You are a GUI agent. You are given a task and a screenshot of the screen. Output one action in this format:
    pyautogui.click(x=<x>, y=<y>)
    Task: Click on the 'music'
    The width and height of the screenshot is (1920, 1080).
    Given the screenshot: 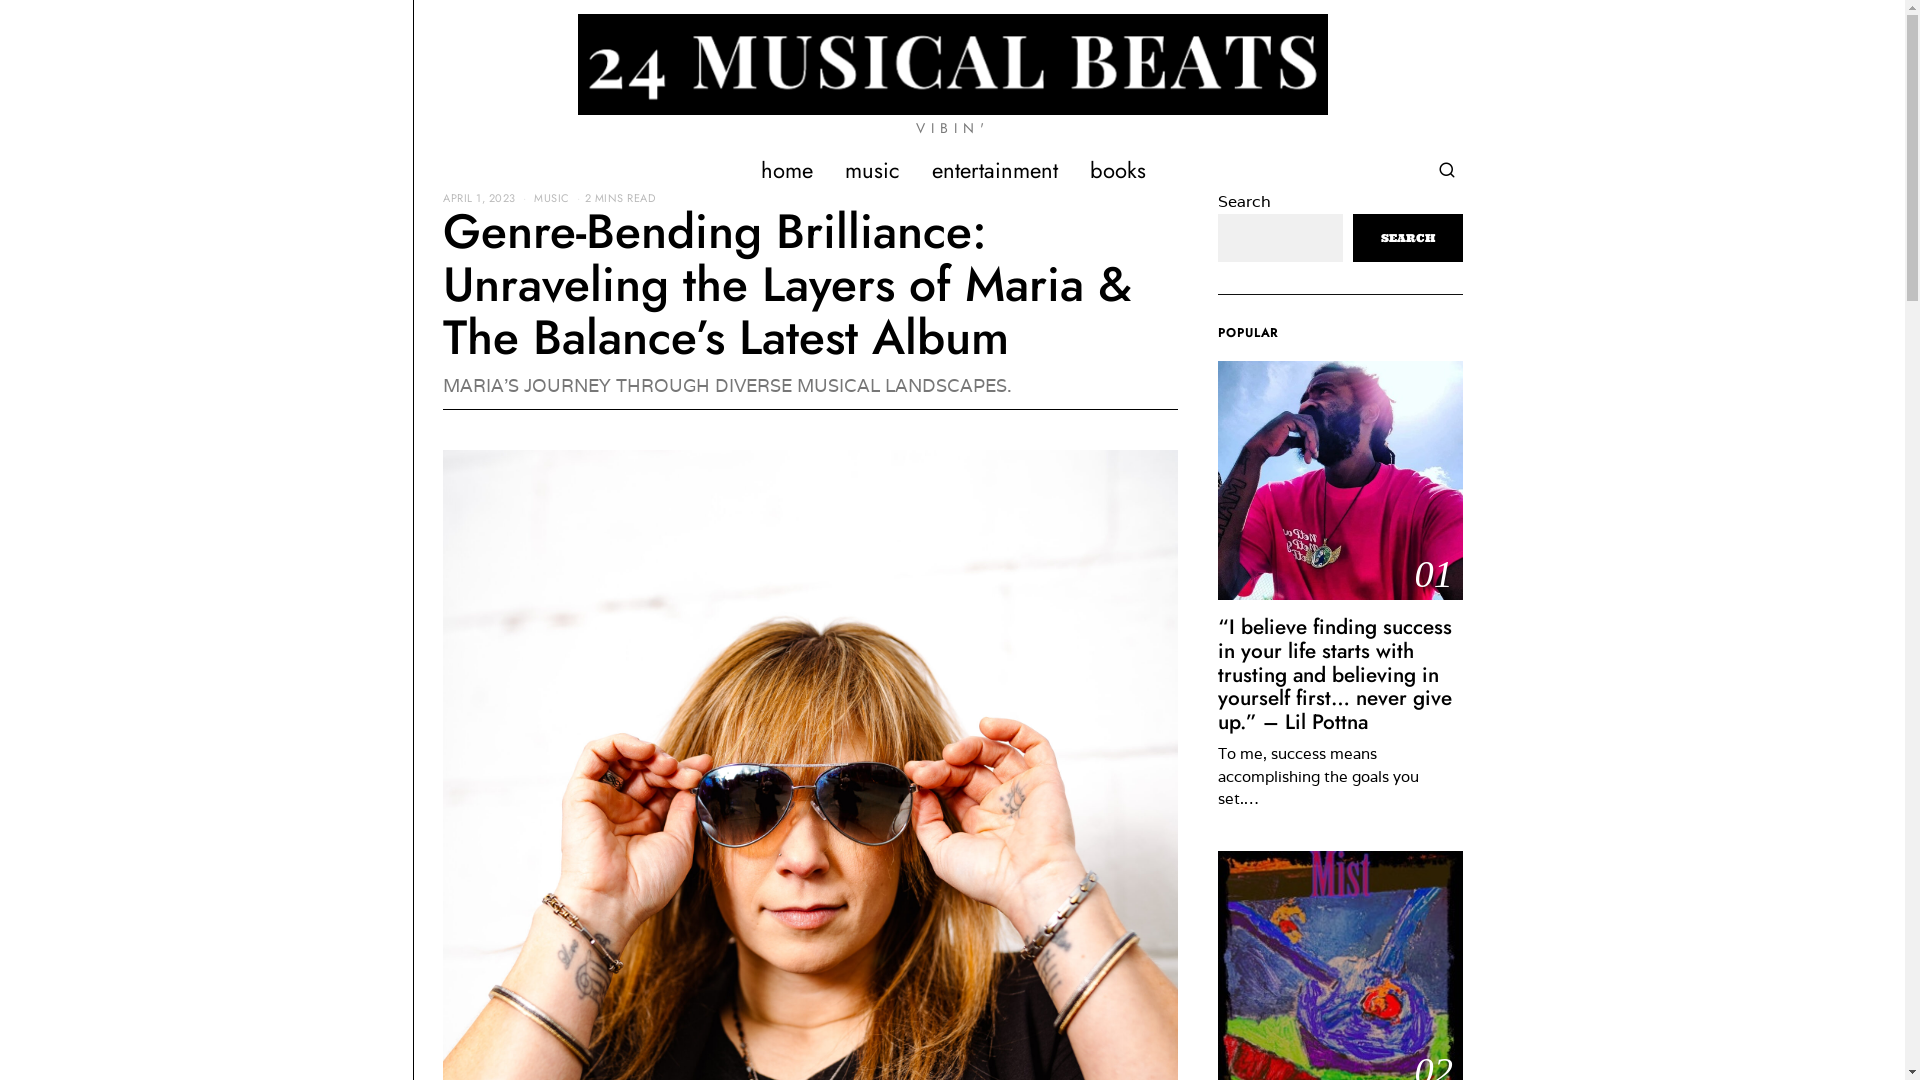 What is the action you would take?
    pyautogui.click(x=871, y=168)
    